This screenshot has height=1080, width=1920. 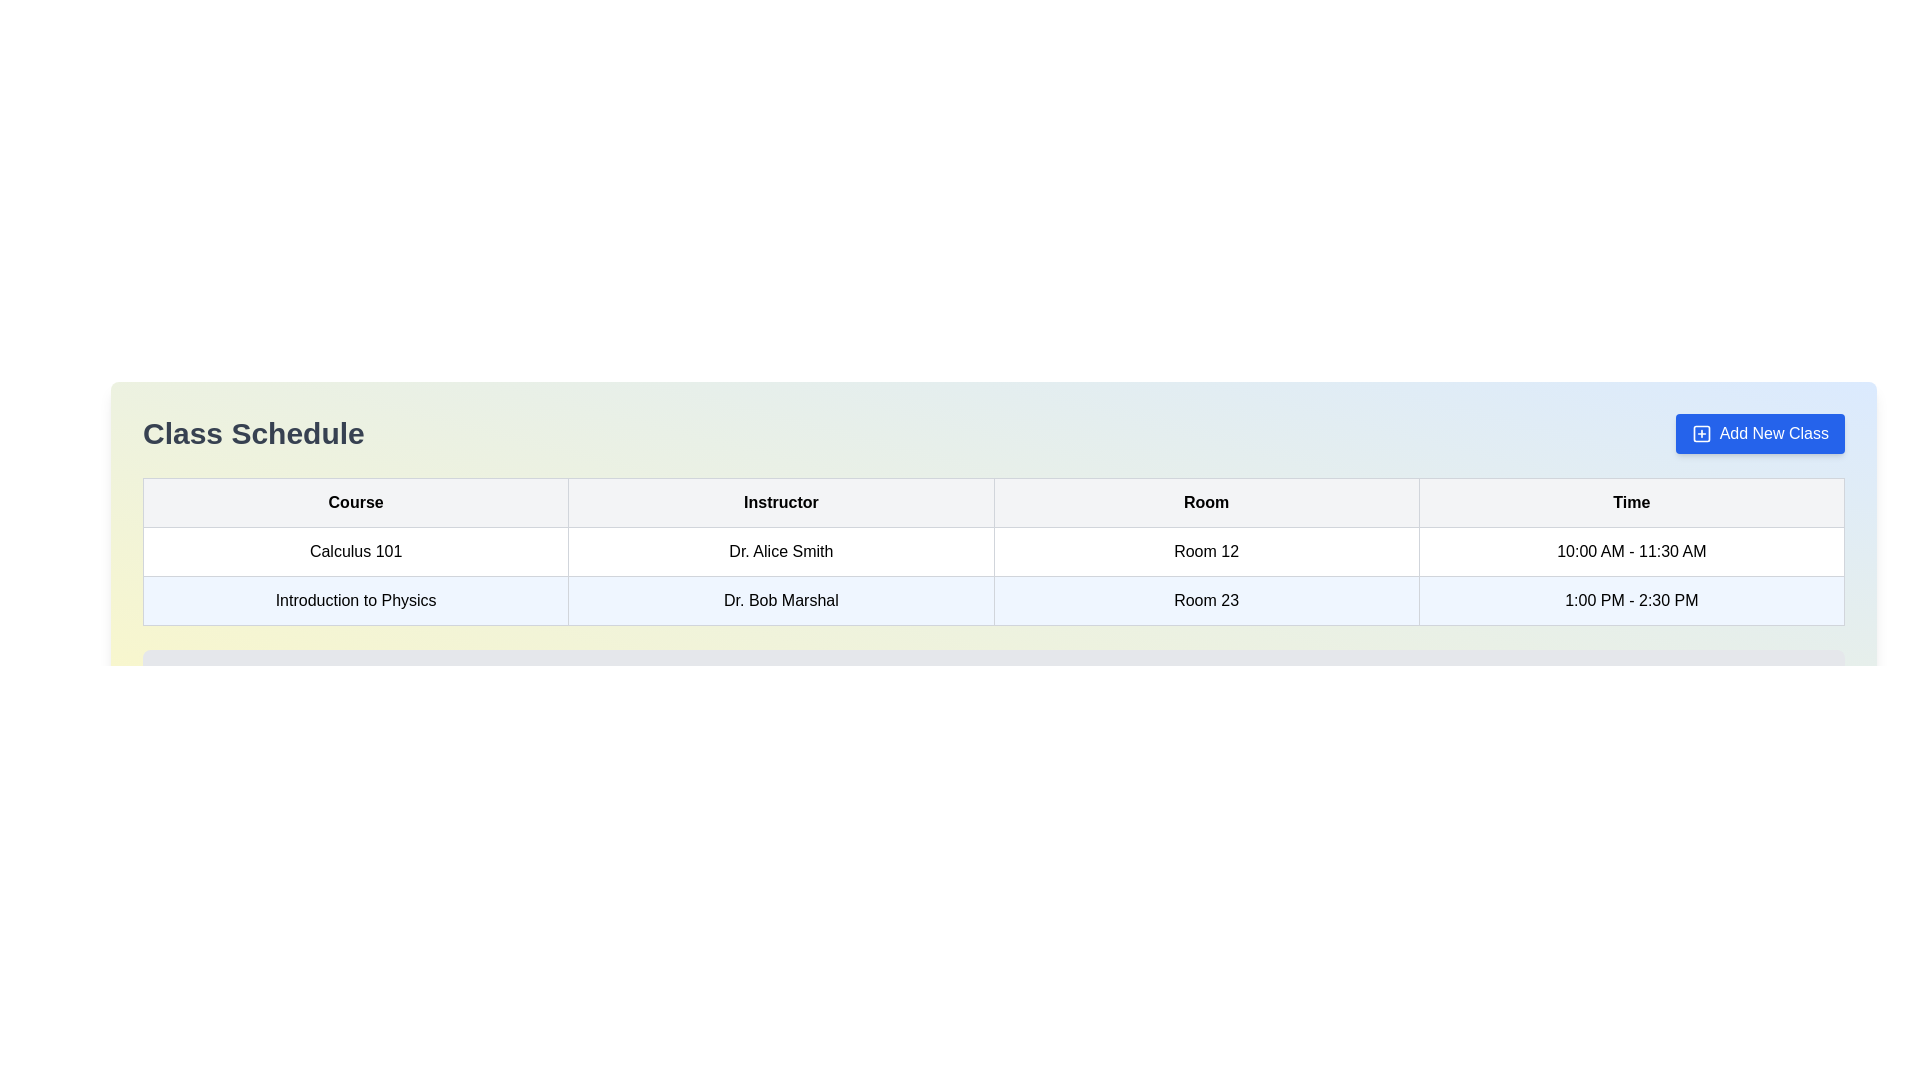 I want to click on the 'Course' column header cell in the table, which is the first cell from the left in the header row located below the 'Class Schedule' title, so click(x=356, y=501).